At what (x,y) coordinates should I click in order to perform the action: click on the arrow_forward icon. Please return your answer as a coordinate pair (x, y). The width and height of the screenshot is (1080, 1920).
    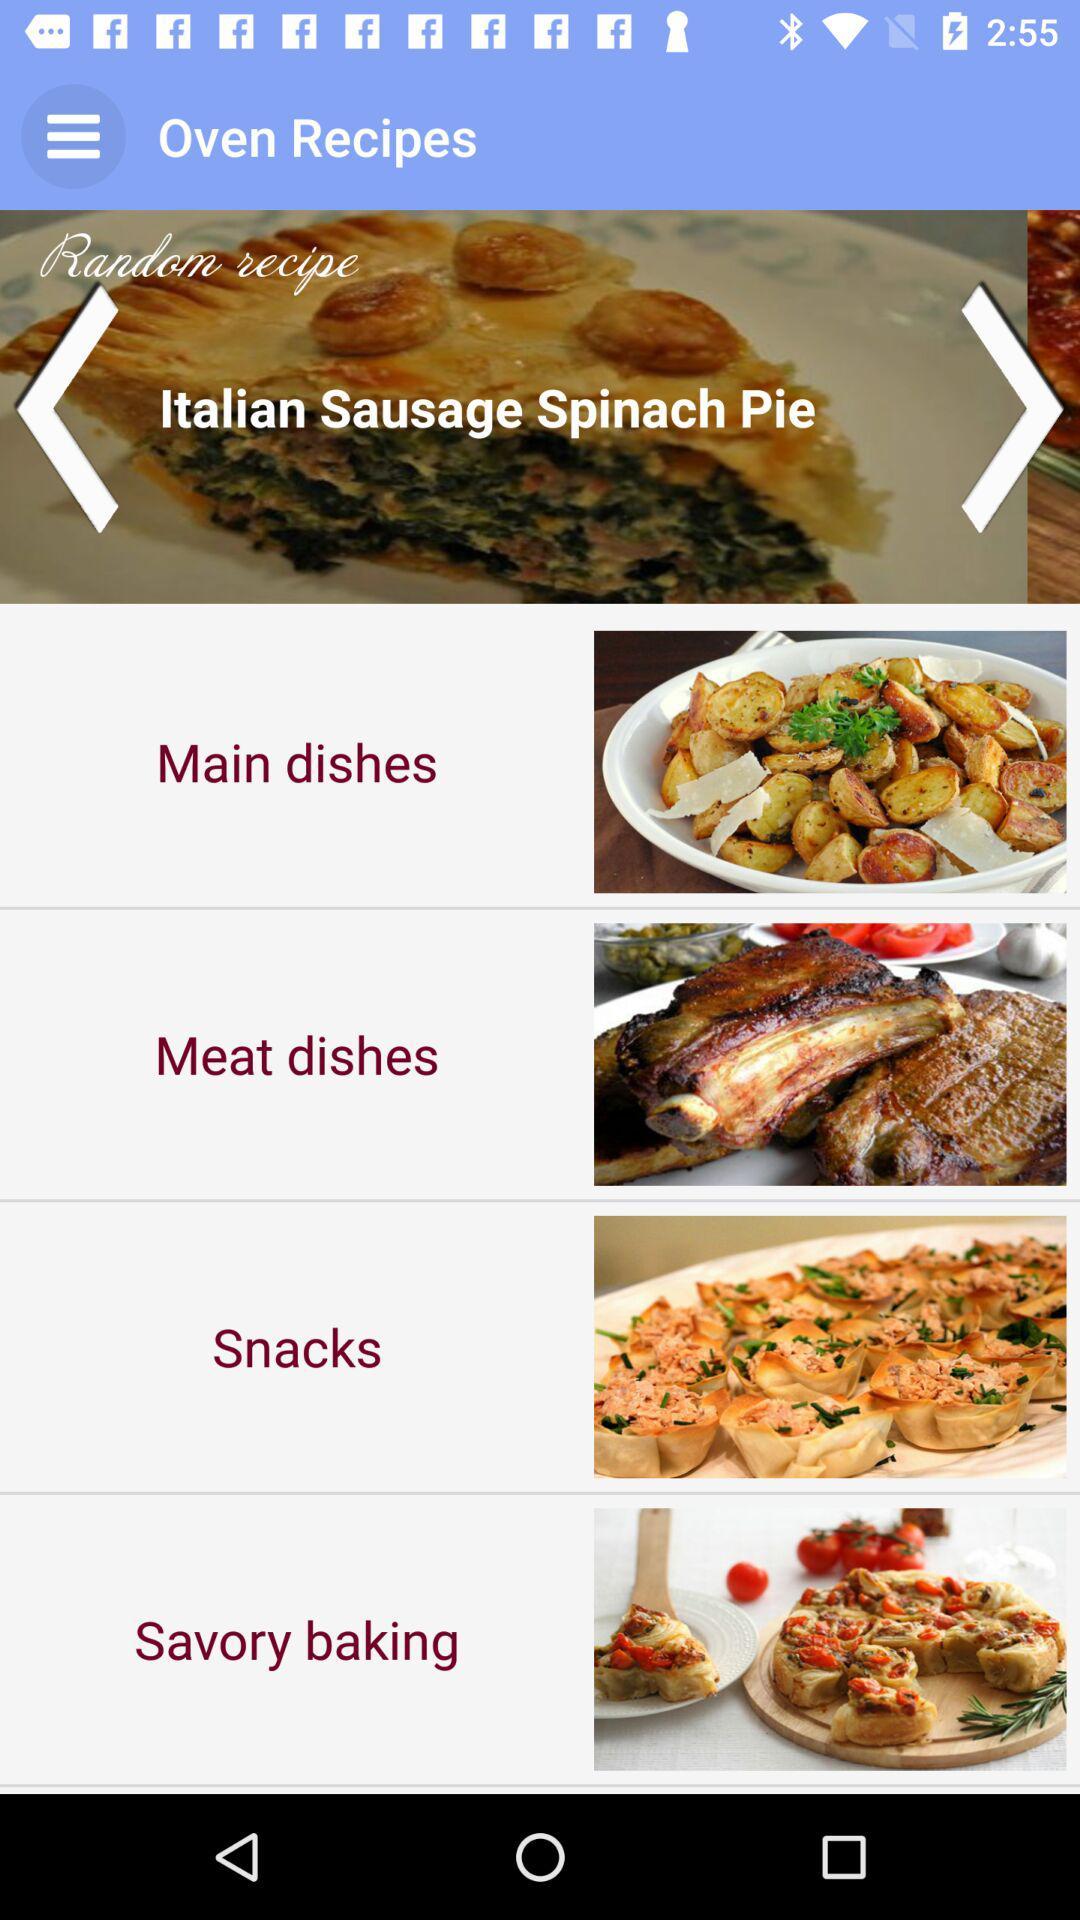
    Looking at the image, I should click on (1014, 405).